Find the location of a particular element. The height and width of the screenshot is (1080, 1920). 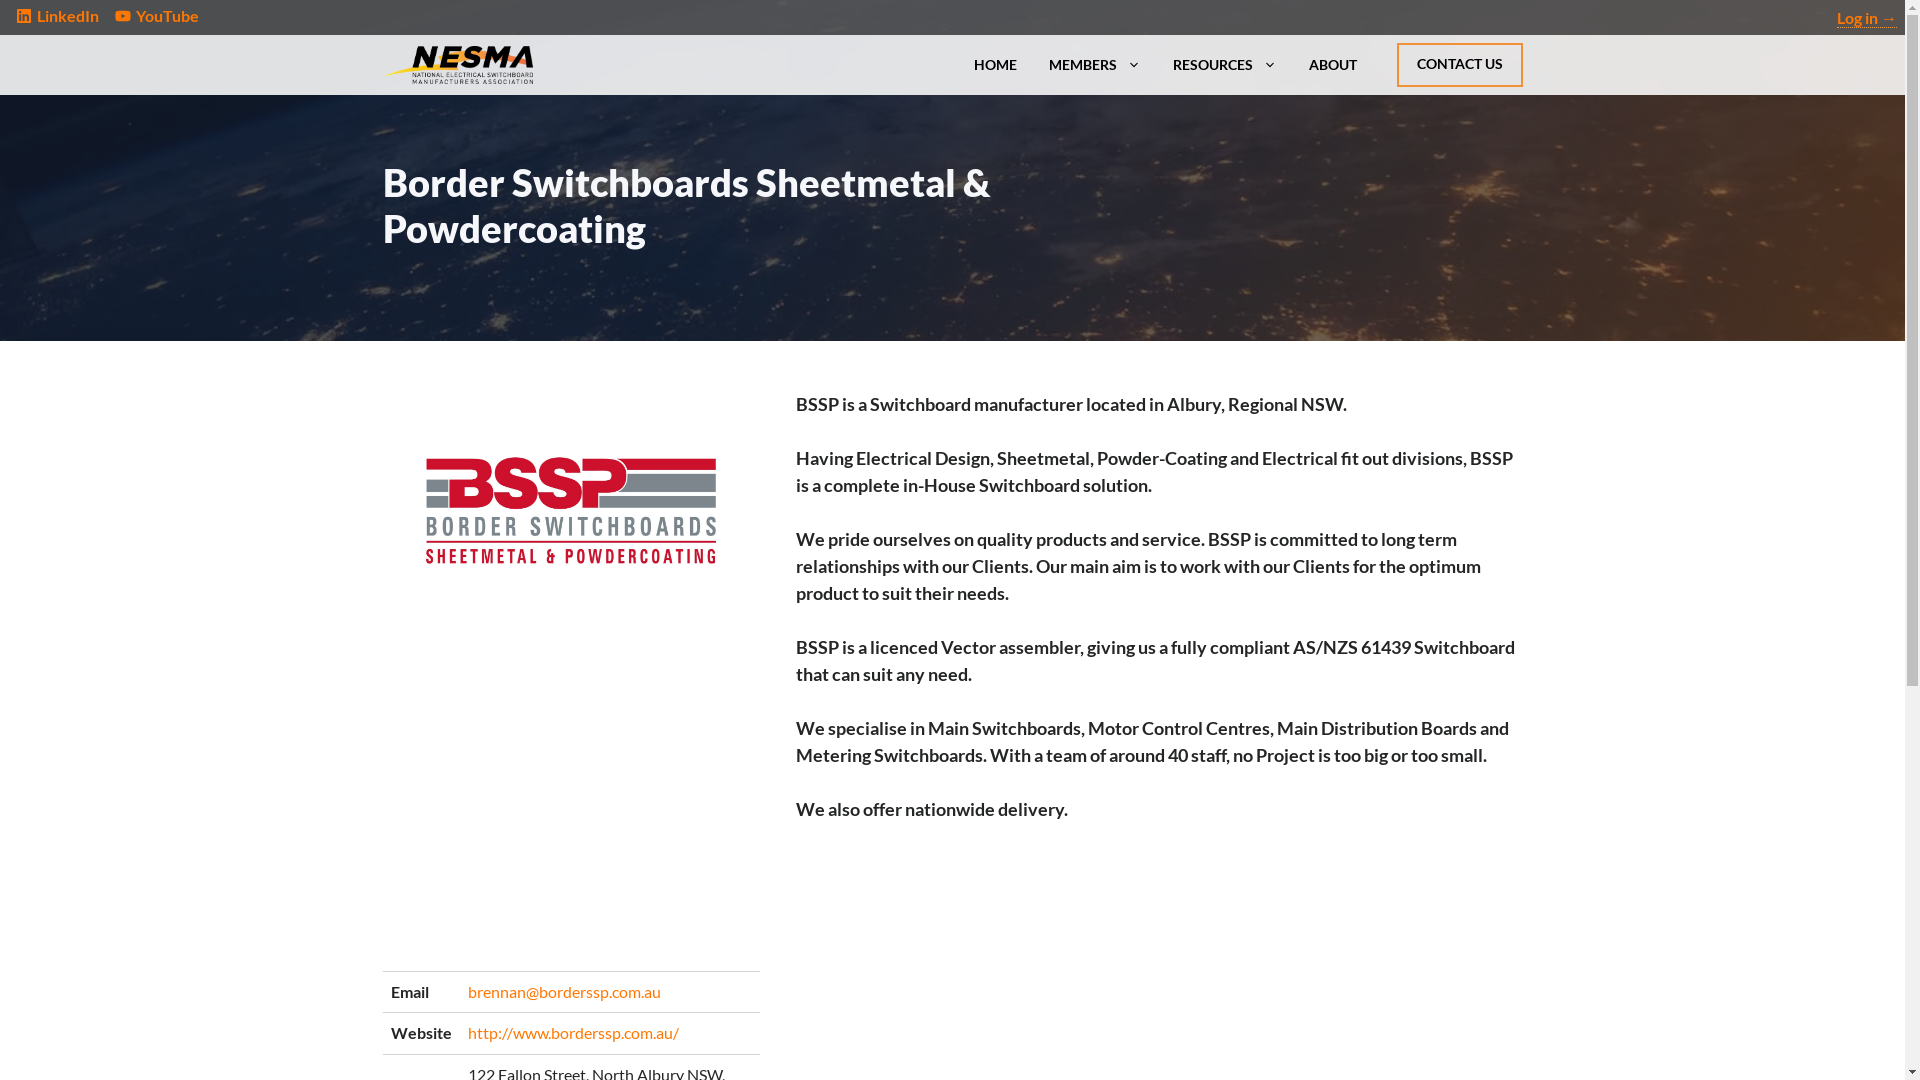

'Log in' is located at coordinates (1866, 18).